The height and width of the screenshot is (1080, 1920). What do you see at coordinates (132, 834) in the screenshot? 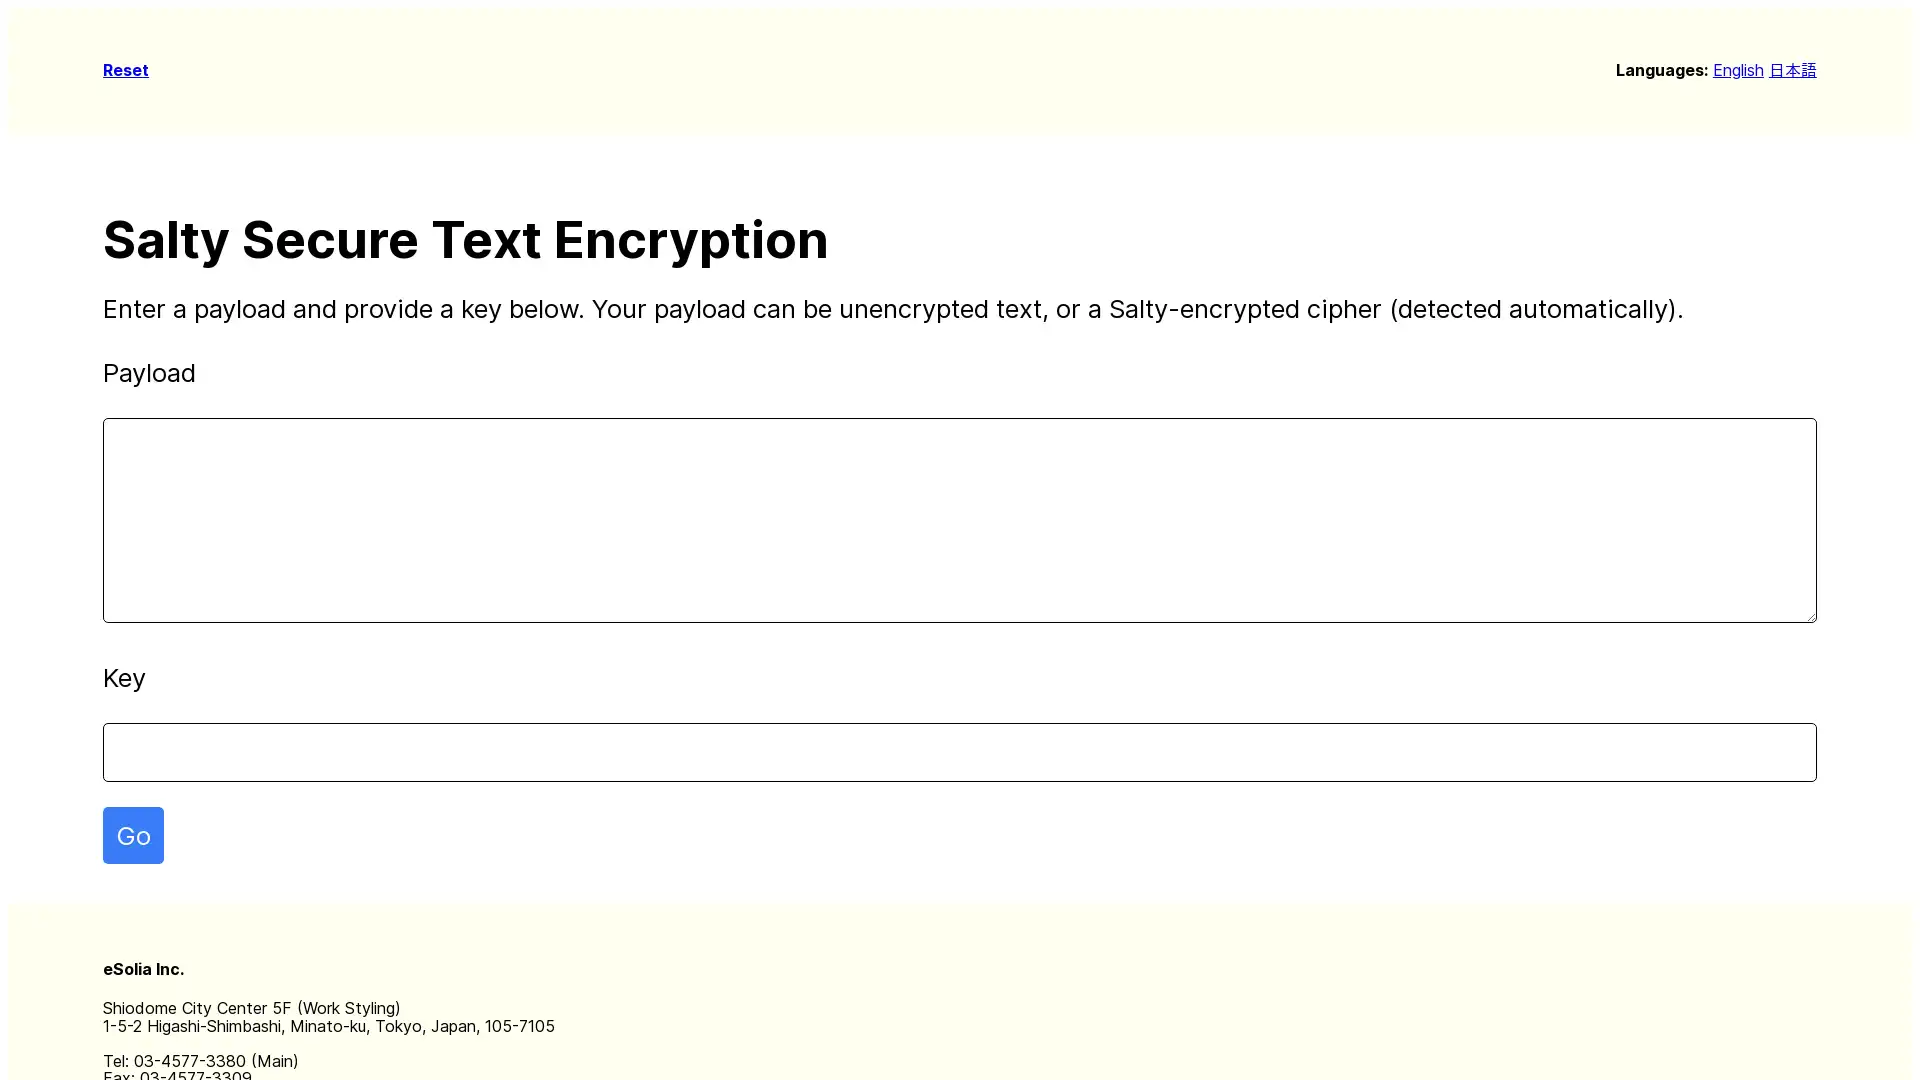
I see `Go` at bounding box center [132, 834].